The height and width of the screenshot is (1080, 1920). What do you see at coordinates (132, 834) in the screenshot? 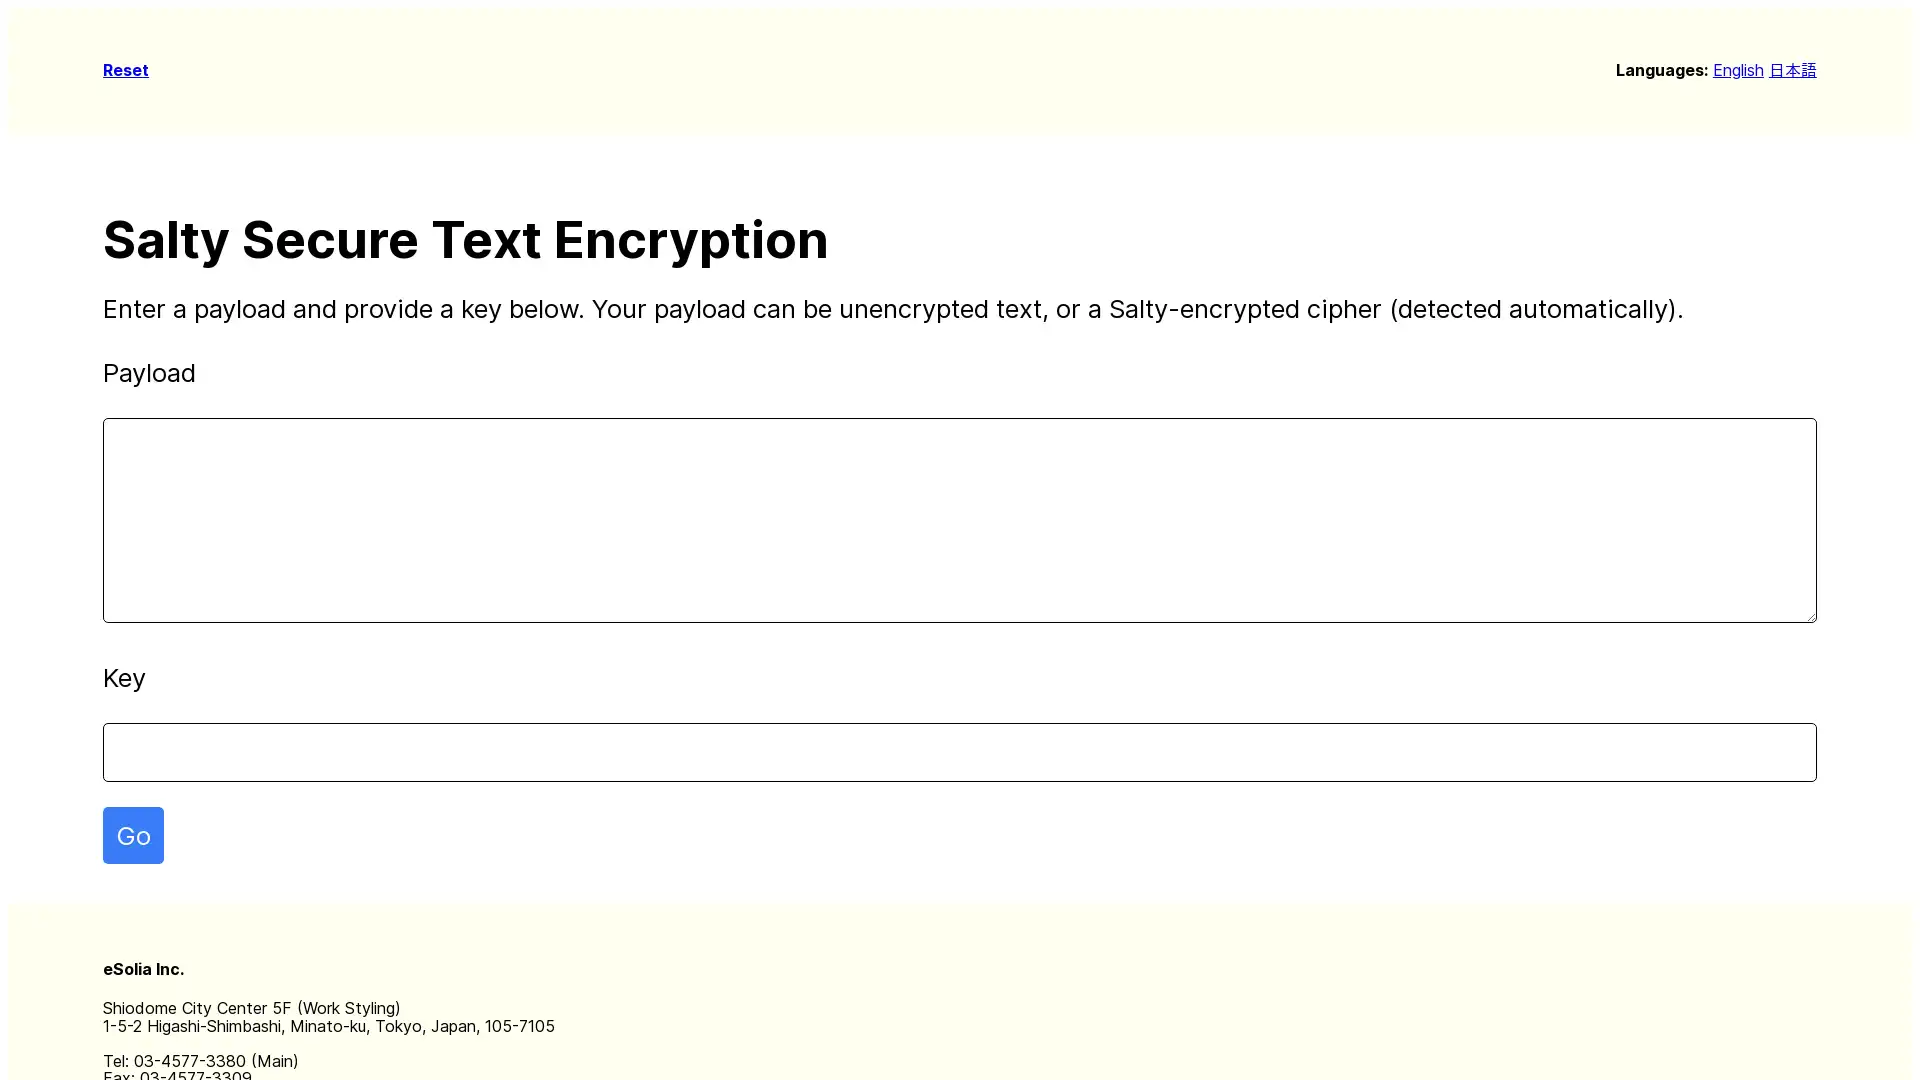
I see `Go` at bounding box center [132, 834].